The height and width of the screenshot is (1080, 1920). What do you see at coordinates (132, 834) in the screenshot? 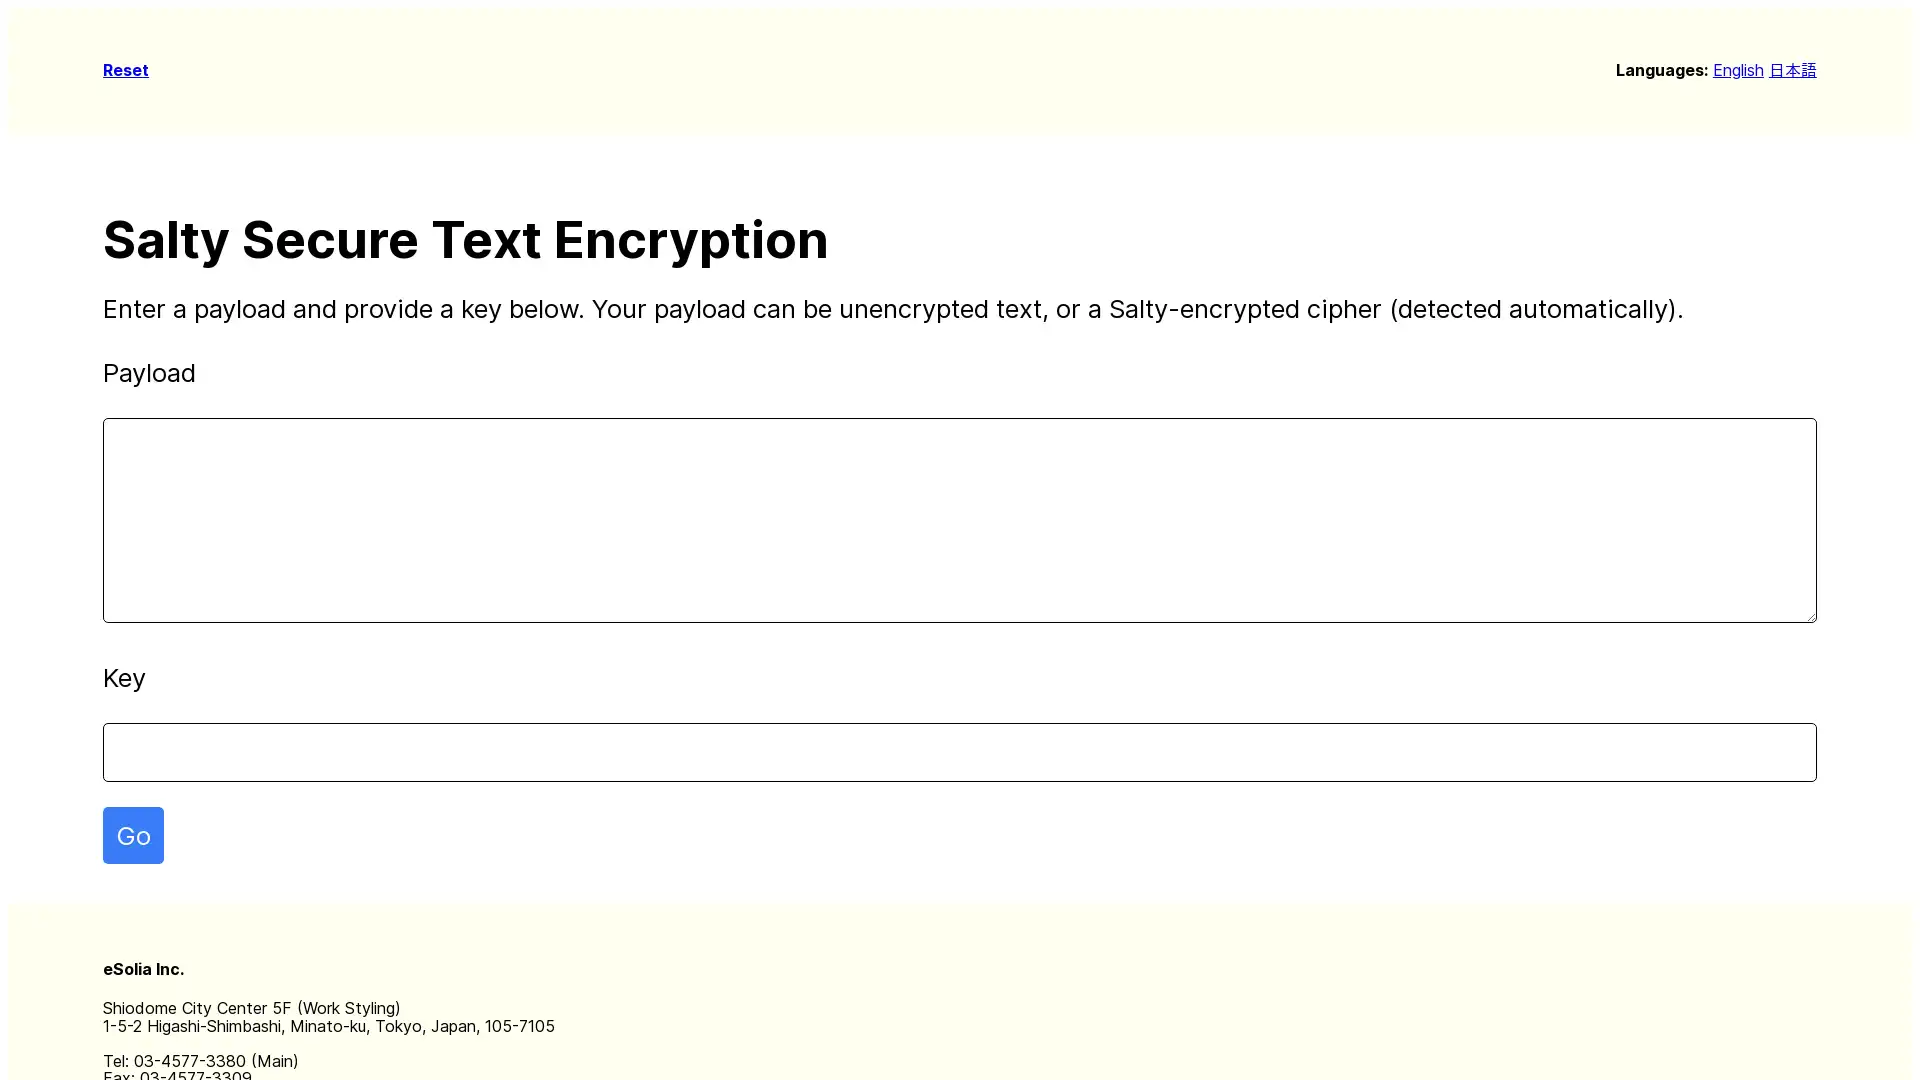
I see `Go` at bounding box center [132, 834].